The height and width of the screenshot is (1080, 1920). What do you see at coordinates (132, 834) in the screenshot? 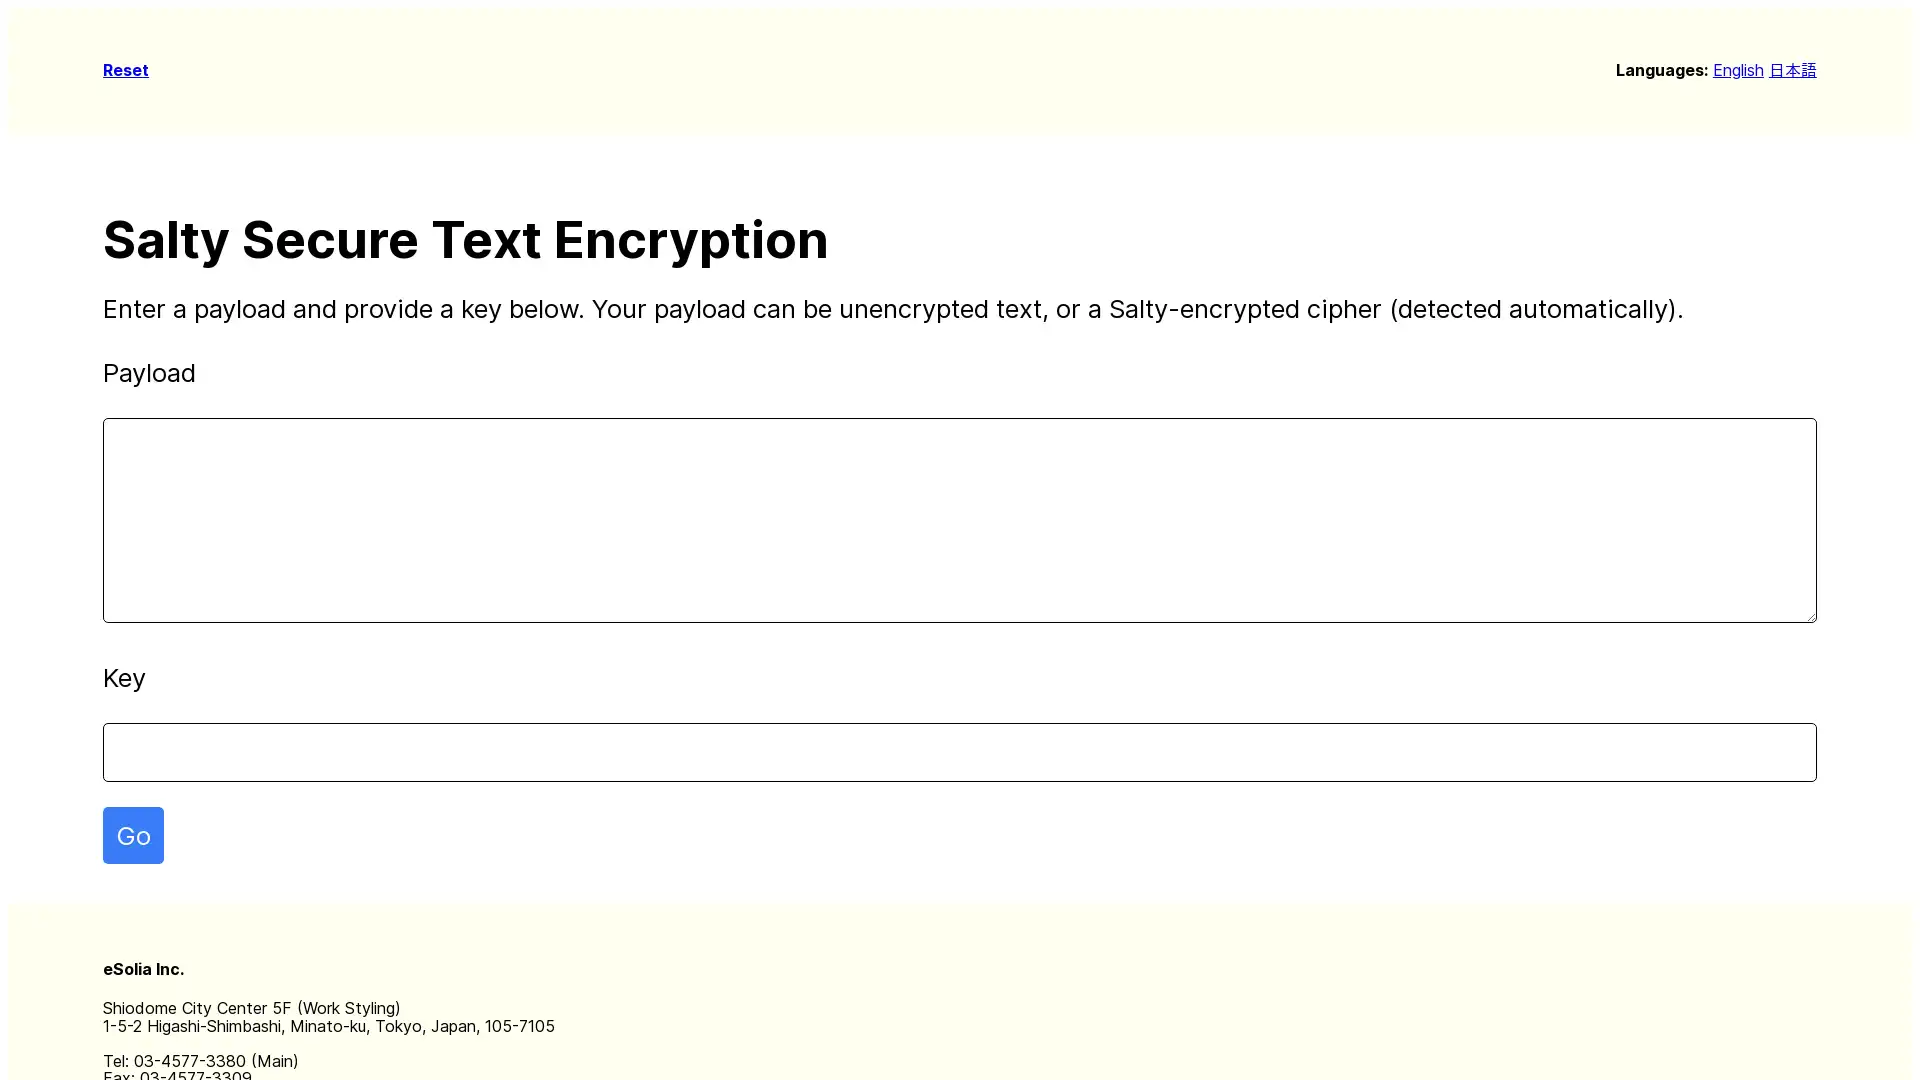
I see `Go` at bounding box center [132, 834].